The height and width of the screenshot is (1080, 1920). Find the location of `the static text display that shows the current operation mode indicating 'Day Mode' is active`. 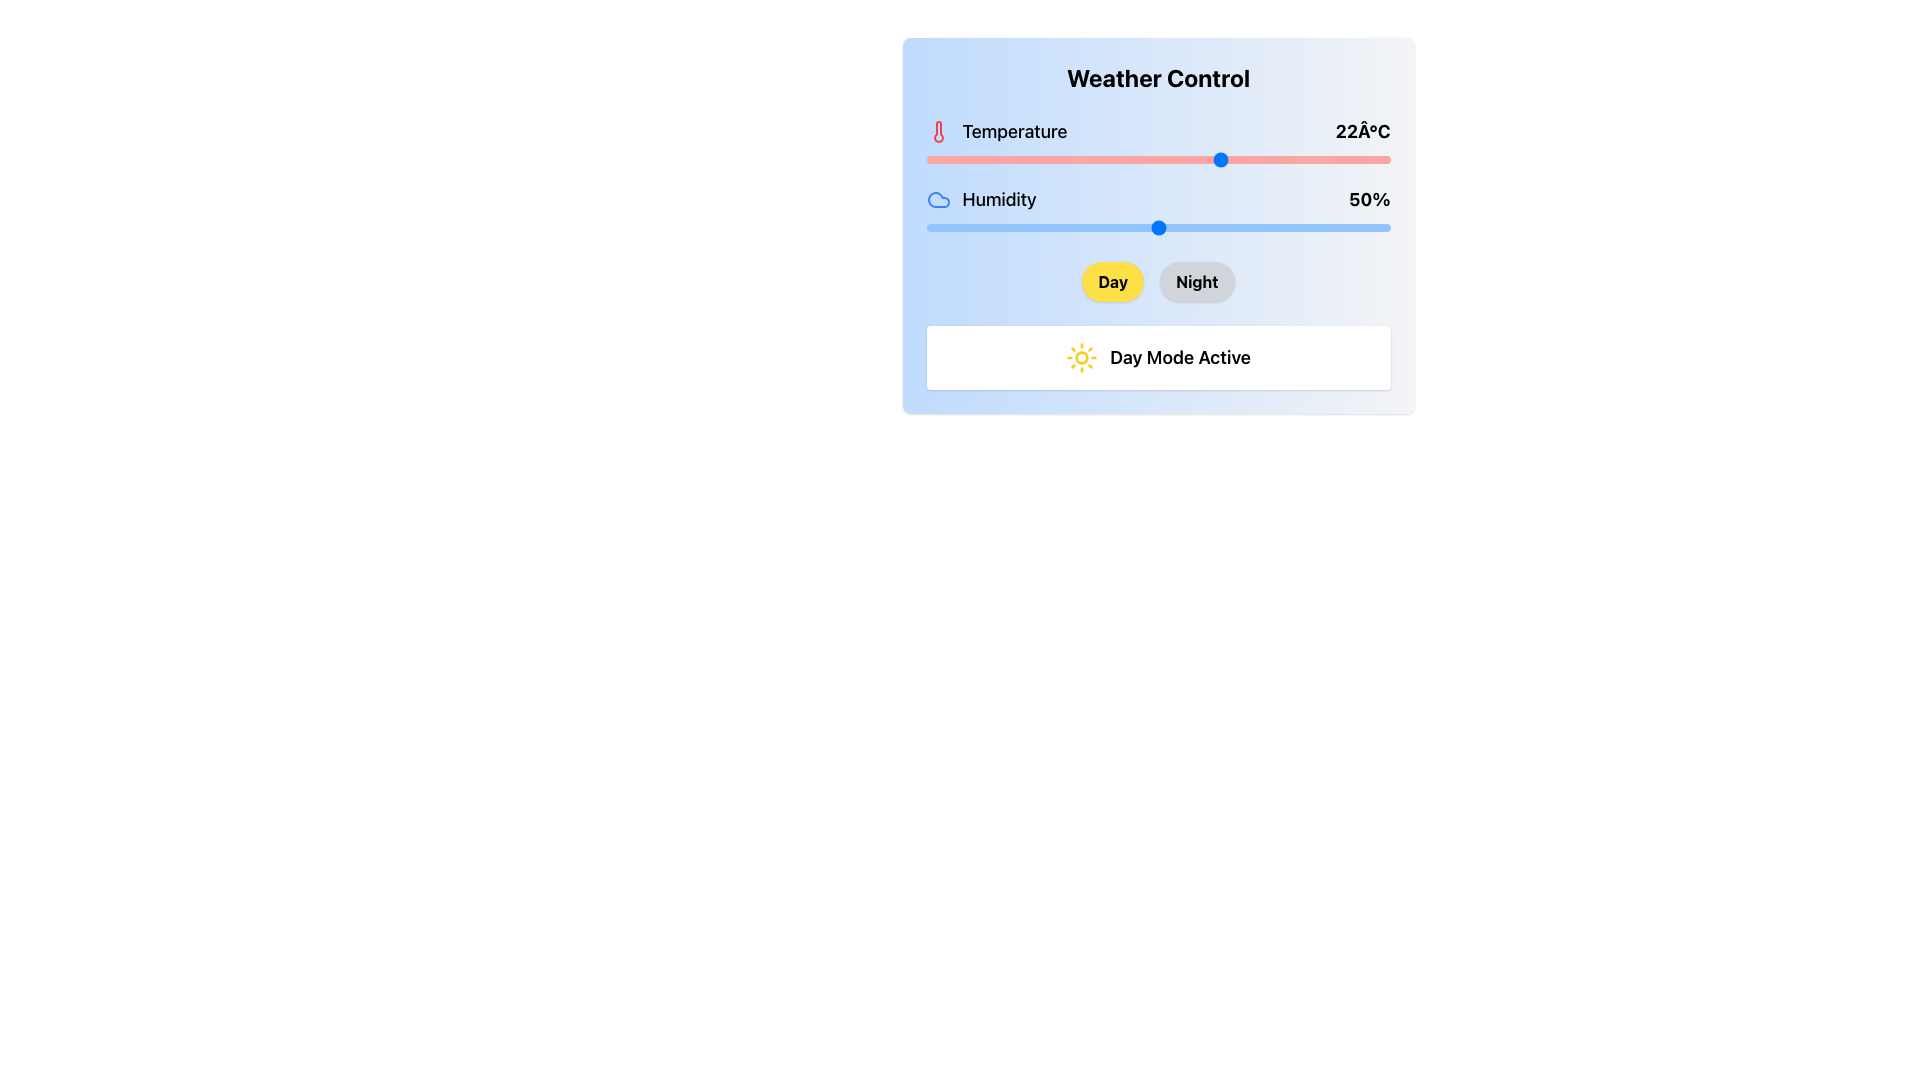

the static text display that shows the current operation mode indicating 'Day Mode' is active is located at coordinates (1158, 357).